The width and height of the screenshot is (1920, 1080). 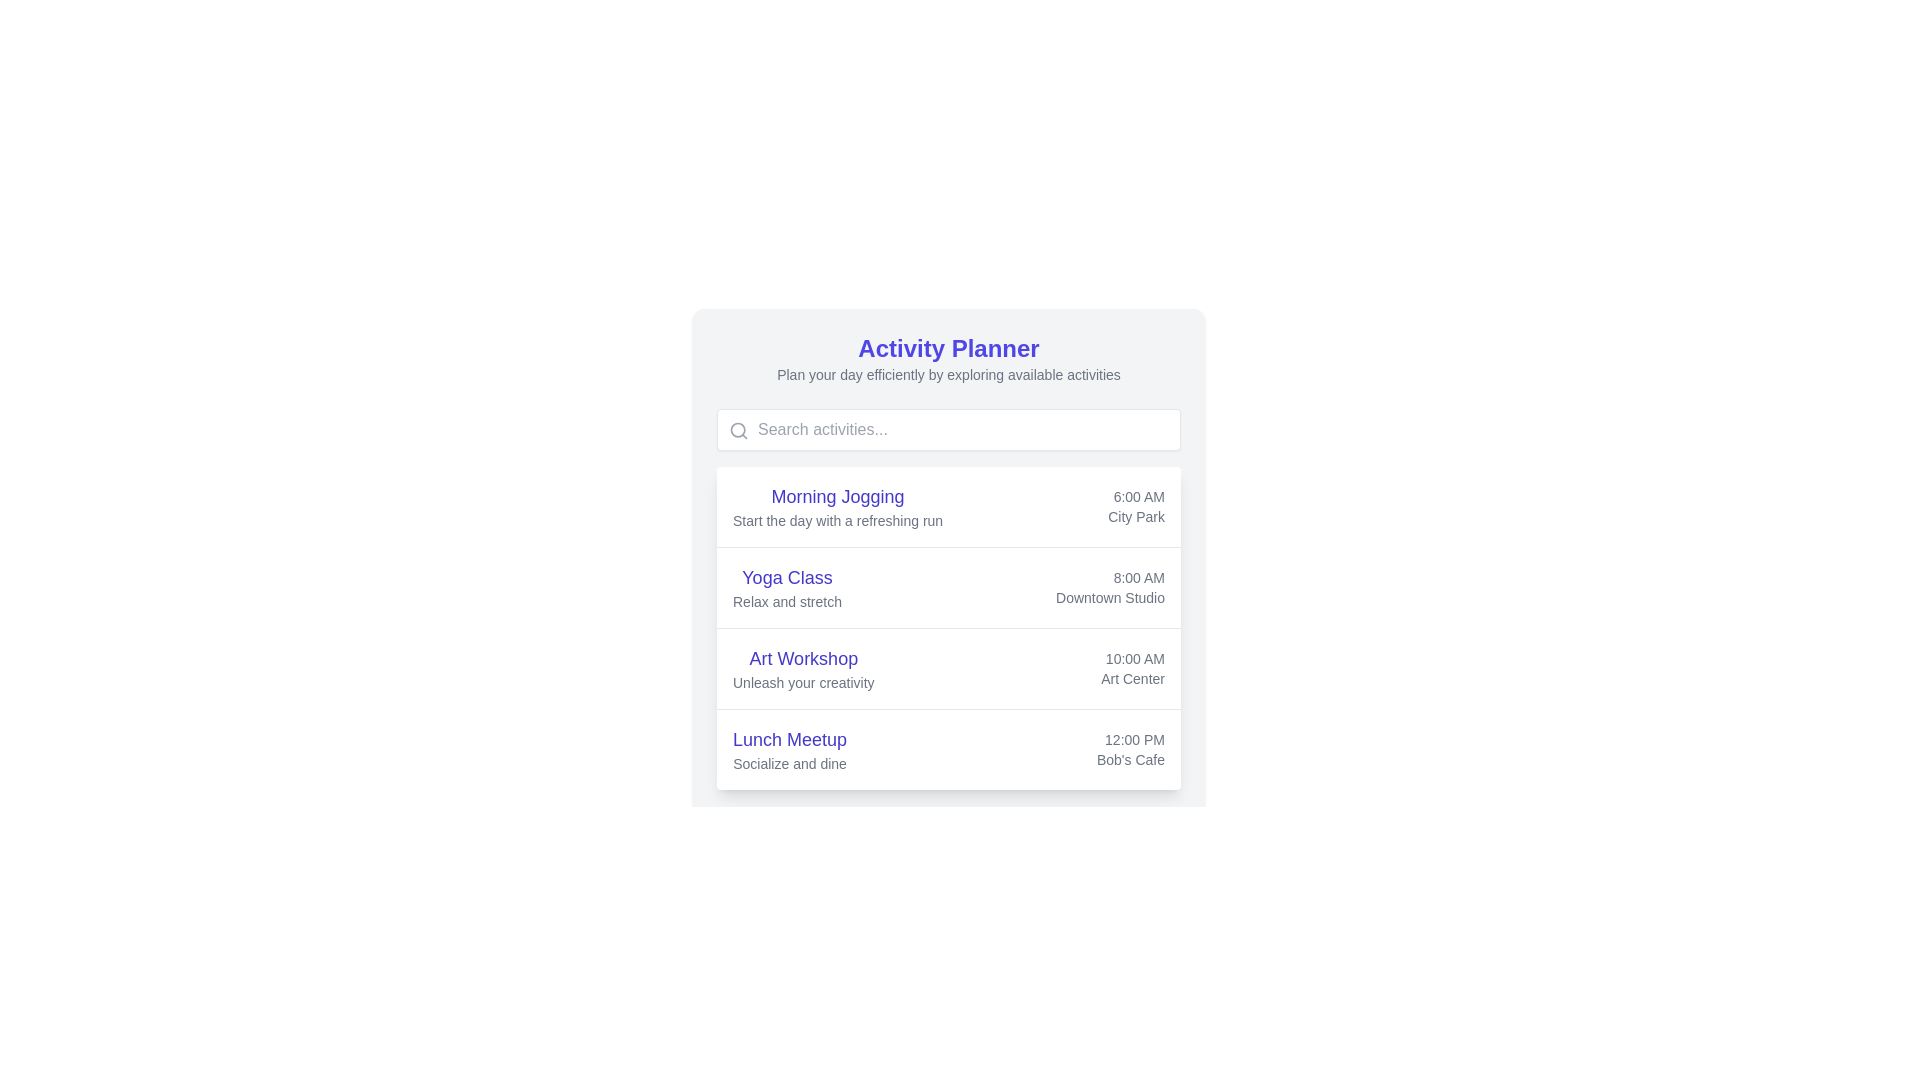 What do you see at coordinates (738, 430) in the screenshot?
I see `the magnifying glass icon located in the search bar at the top of the activity list section, which has a thin black stroke and rounded edges` at bounding box center [738, 430].